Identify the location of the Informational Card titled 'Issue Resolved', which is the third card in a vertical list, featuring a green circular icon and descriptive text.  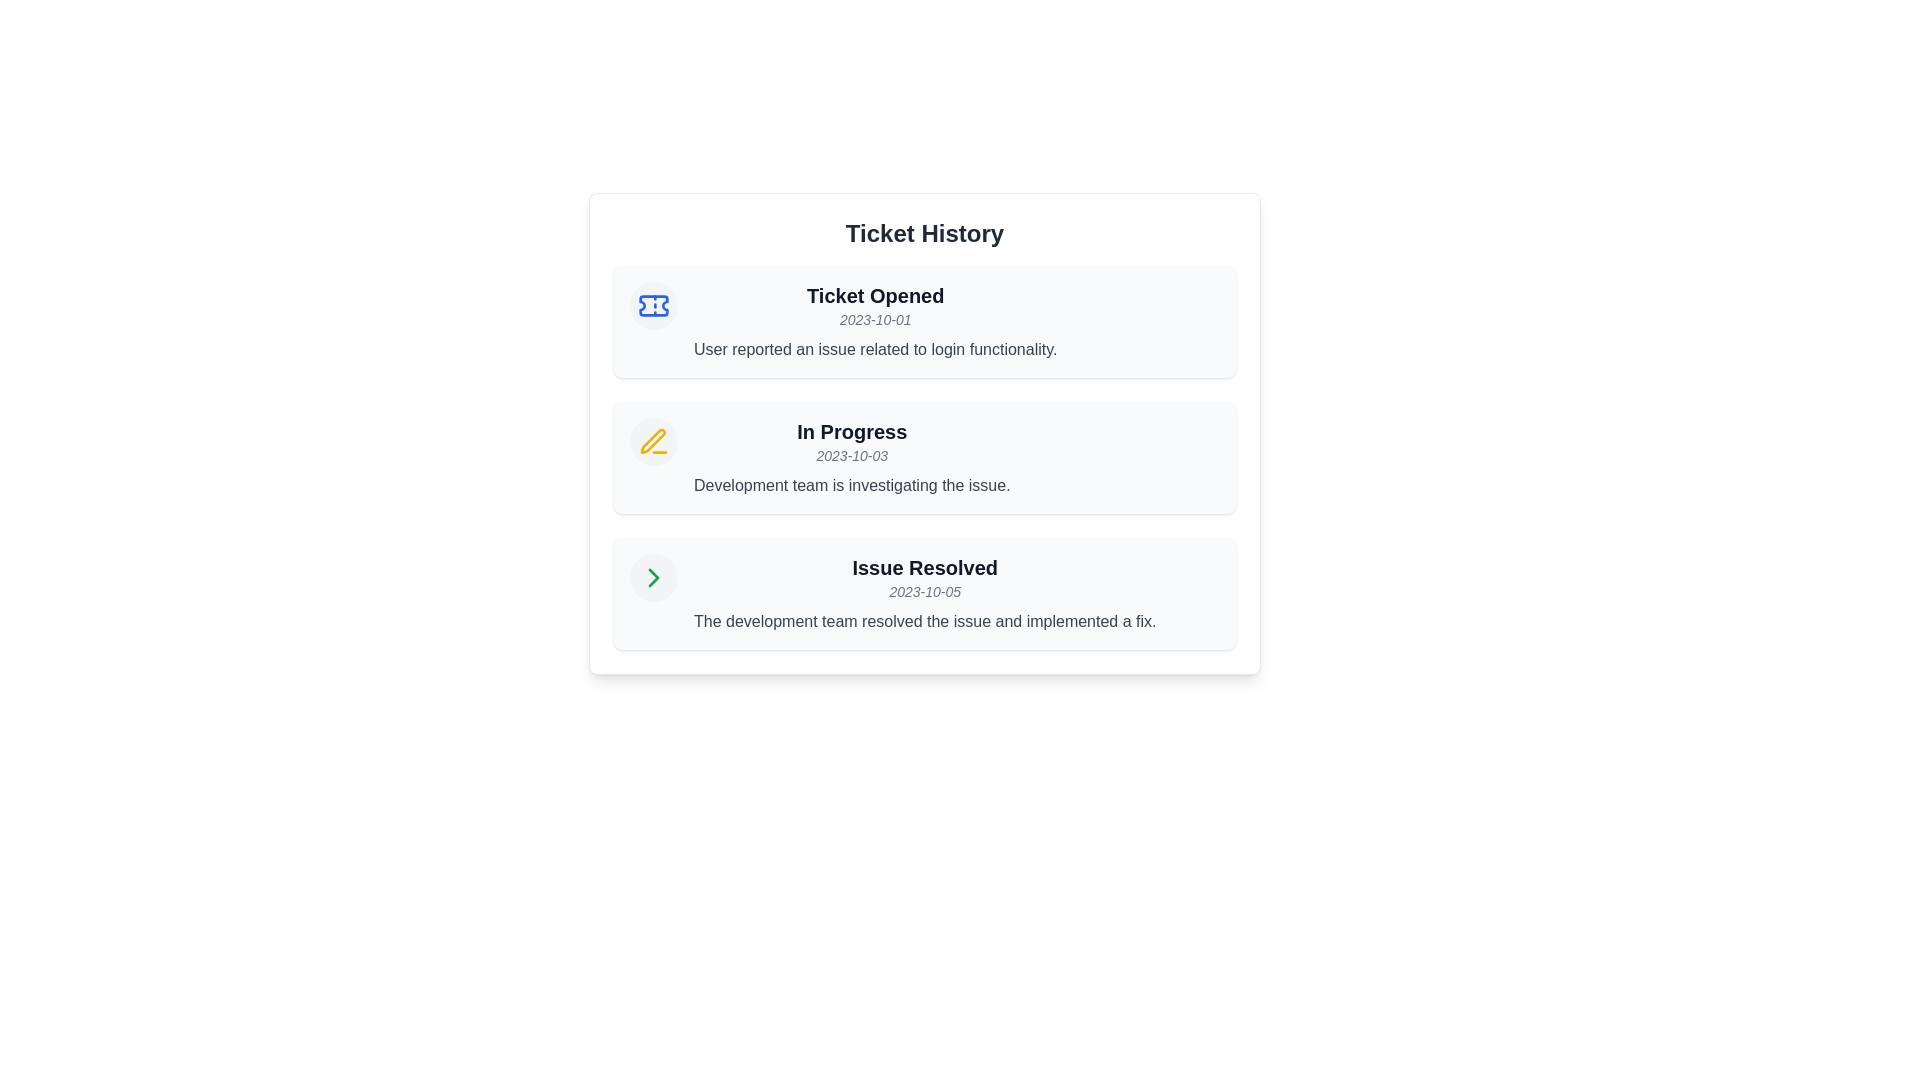
(924, 593).